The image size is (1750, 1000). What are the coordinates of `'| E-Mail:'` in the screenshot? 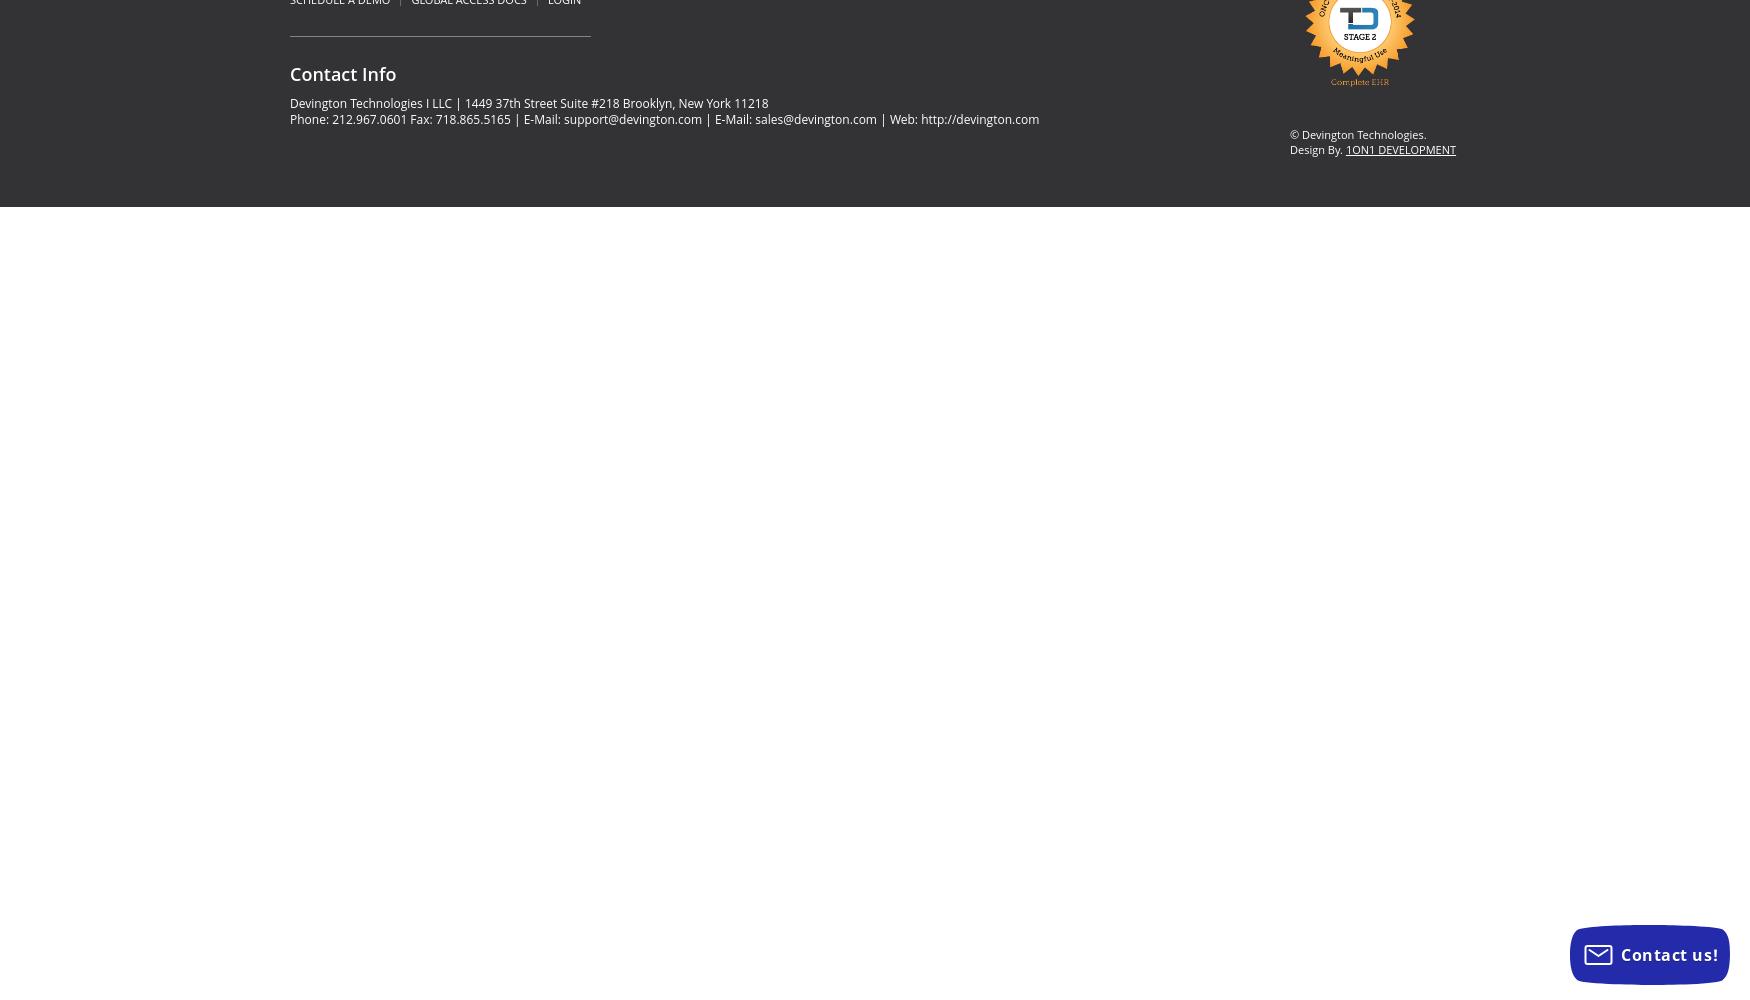 It's located at (729, 117).